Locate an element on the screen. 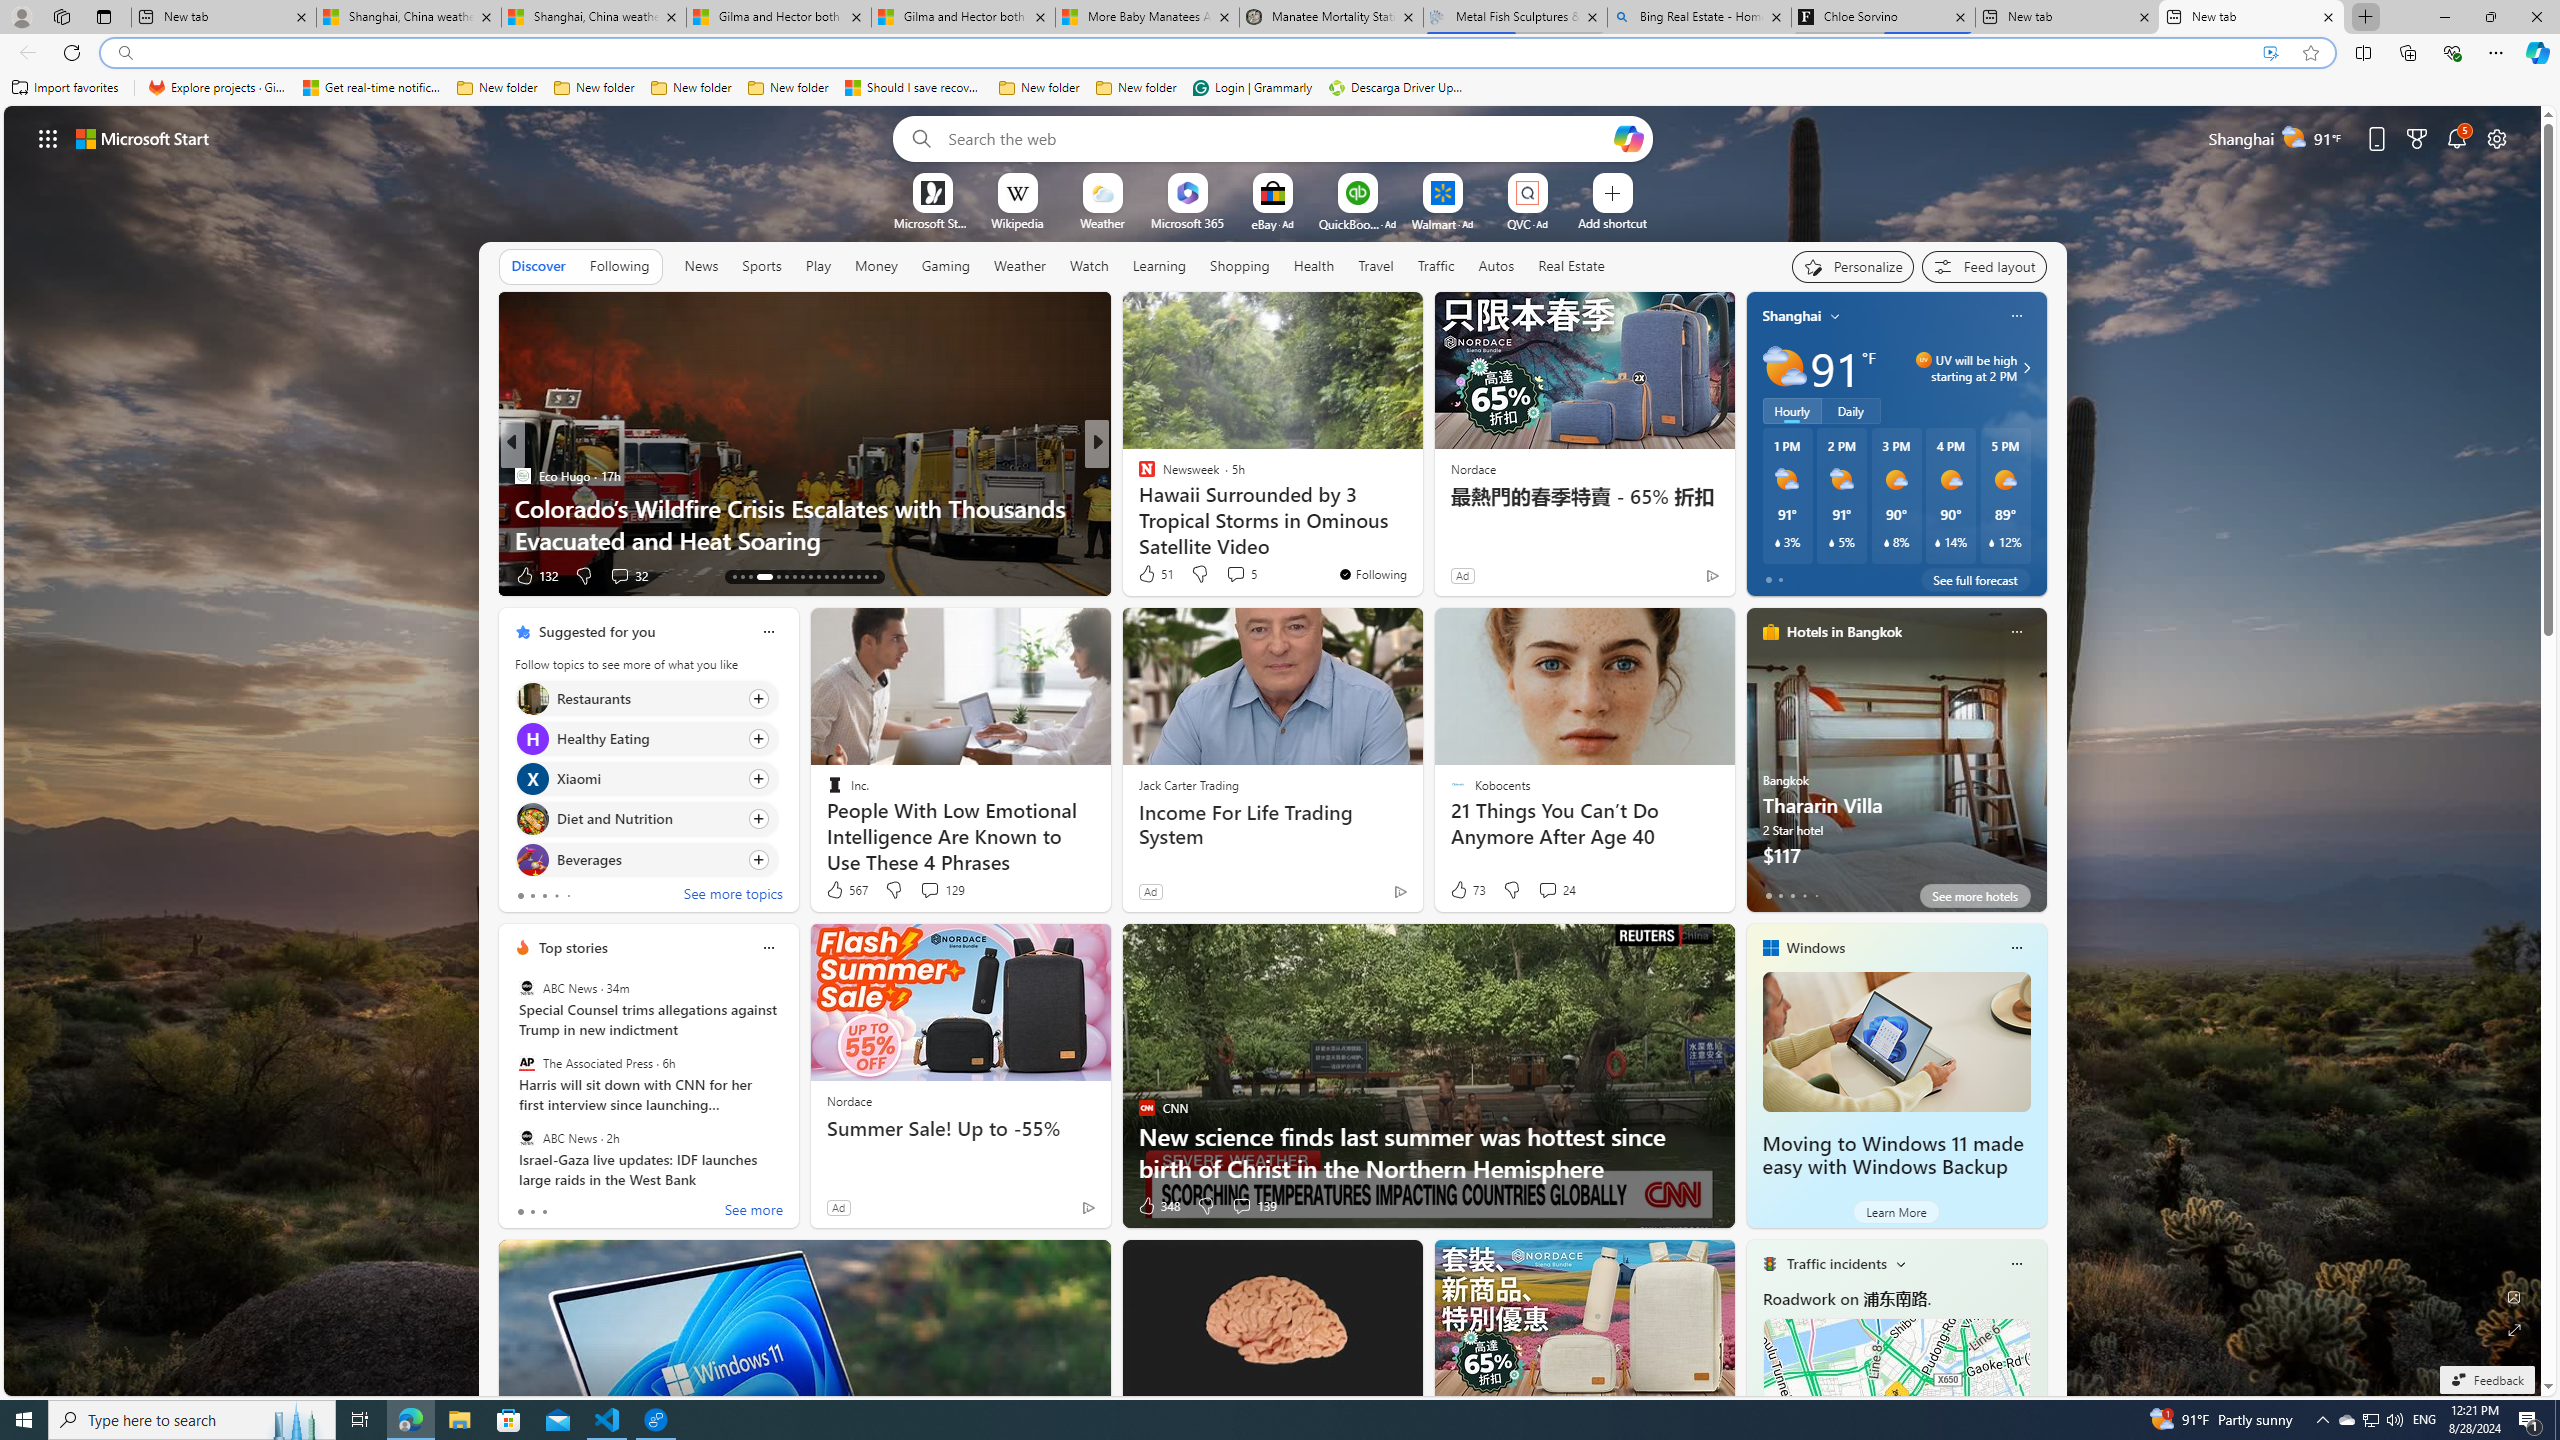 Image resolution: width=2560 pixels, height=1440 pixels. 'You' is located at coordinates (1668, 579).